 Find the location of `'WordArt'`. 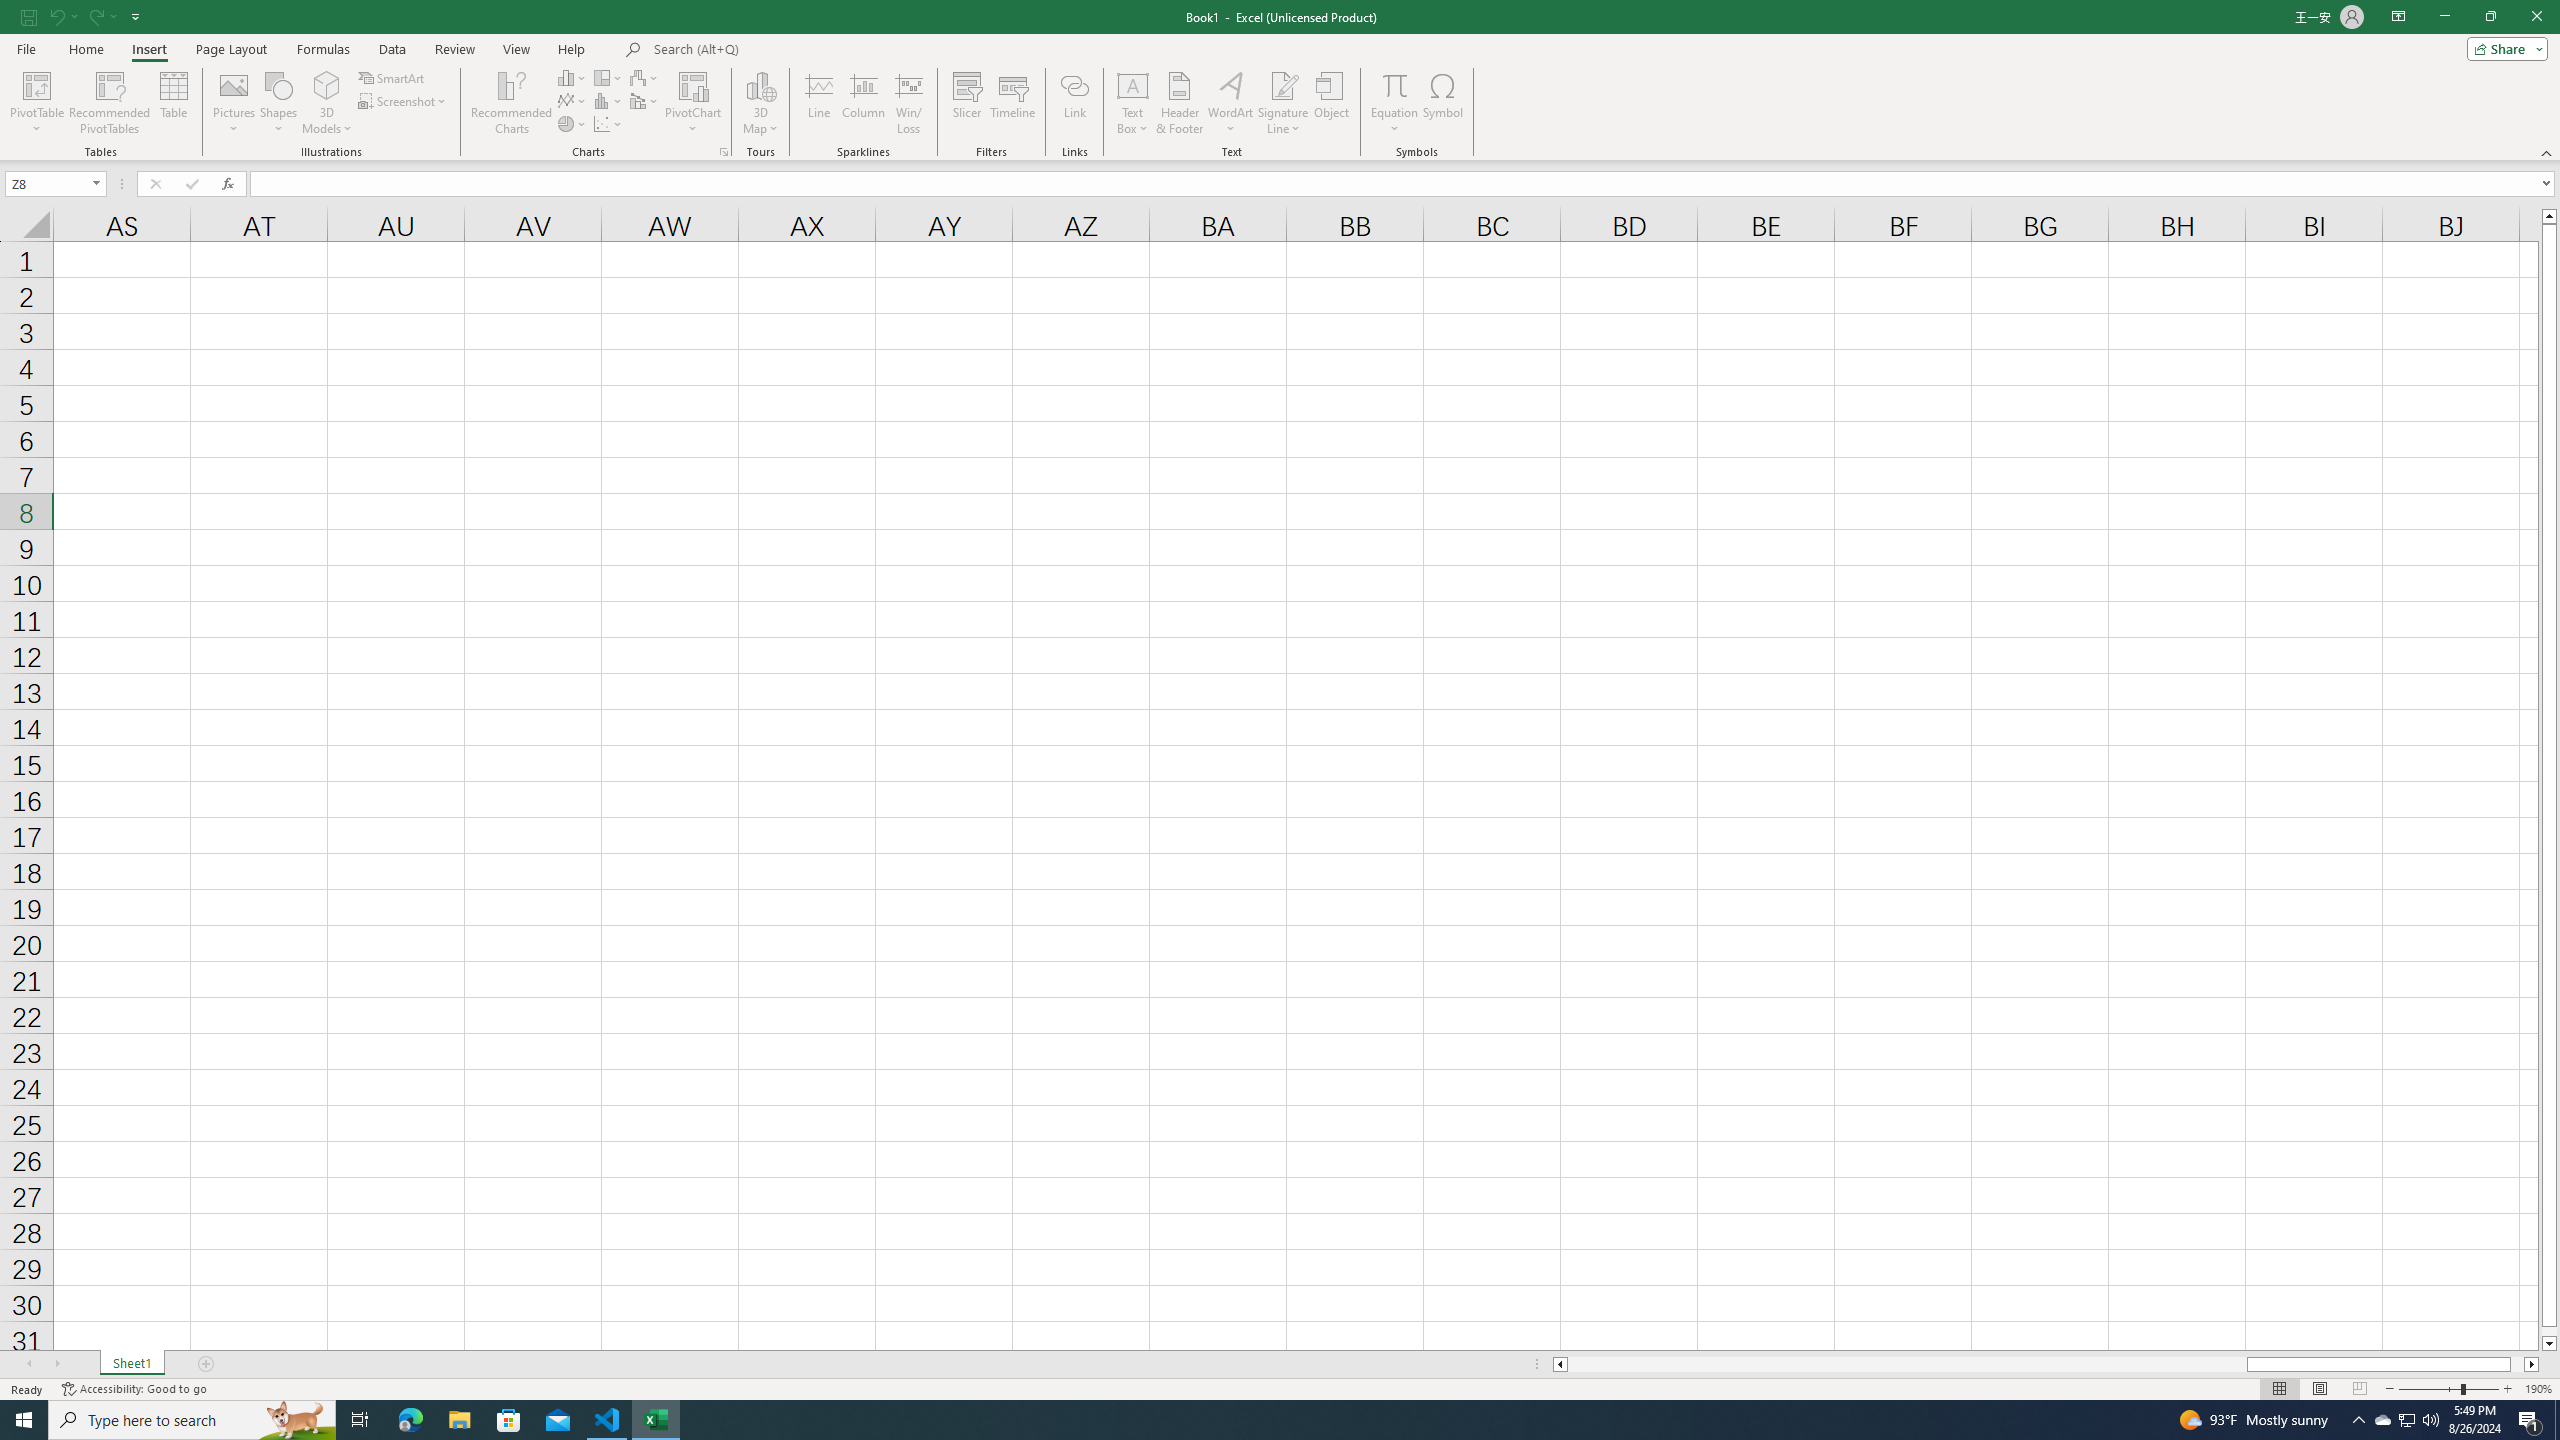

'WordArt' is located at coordinates (1231, 103).